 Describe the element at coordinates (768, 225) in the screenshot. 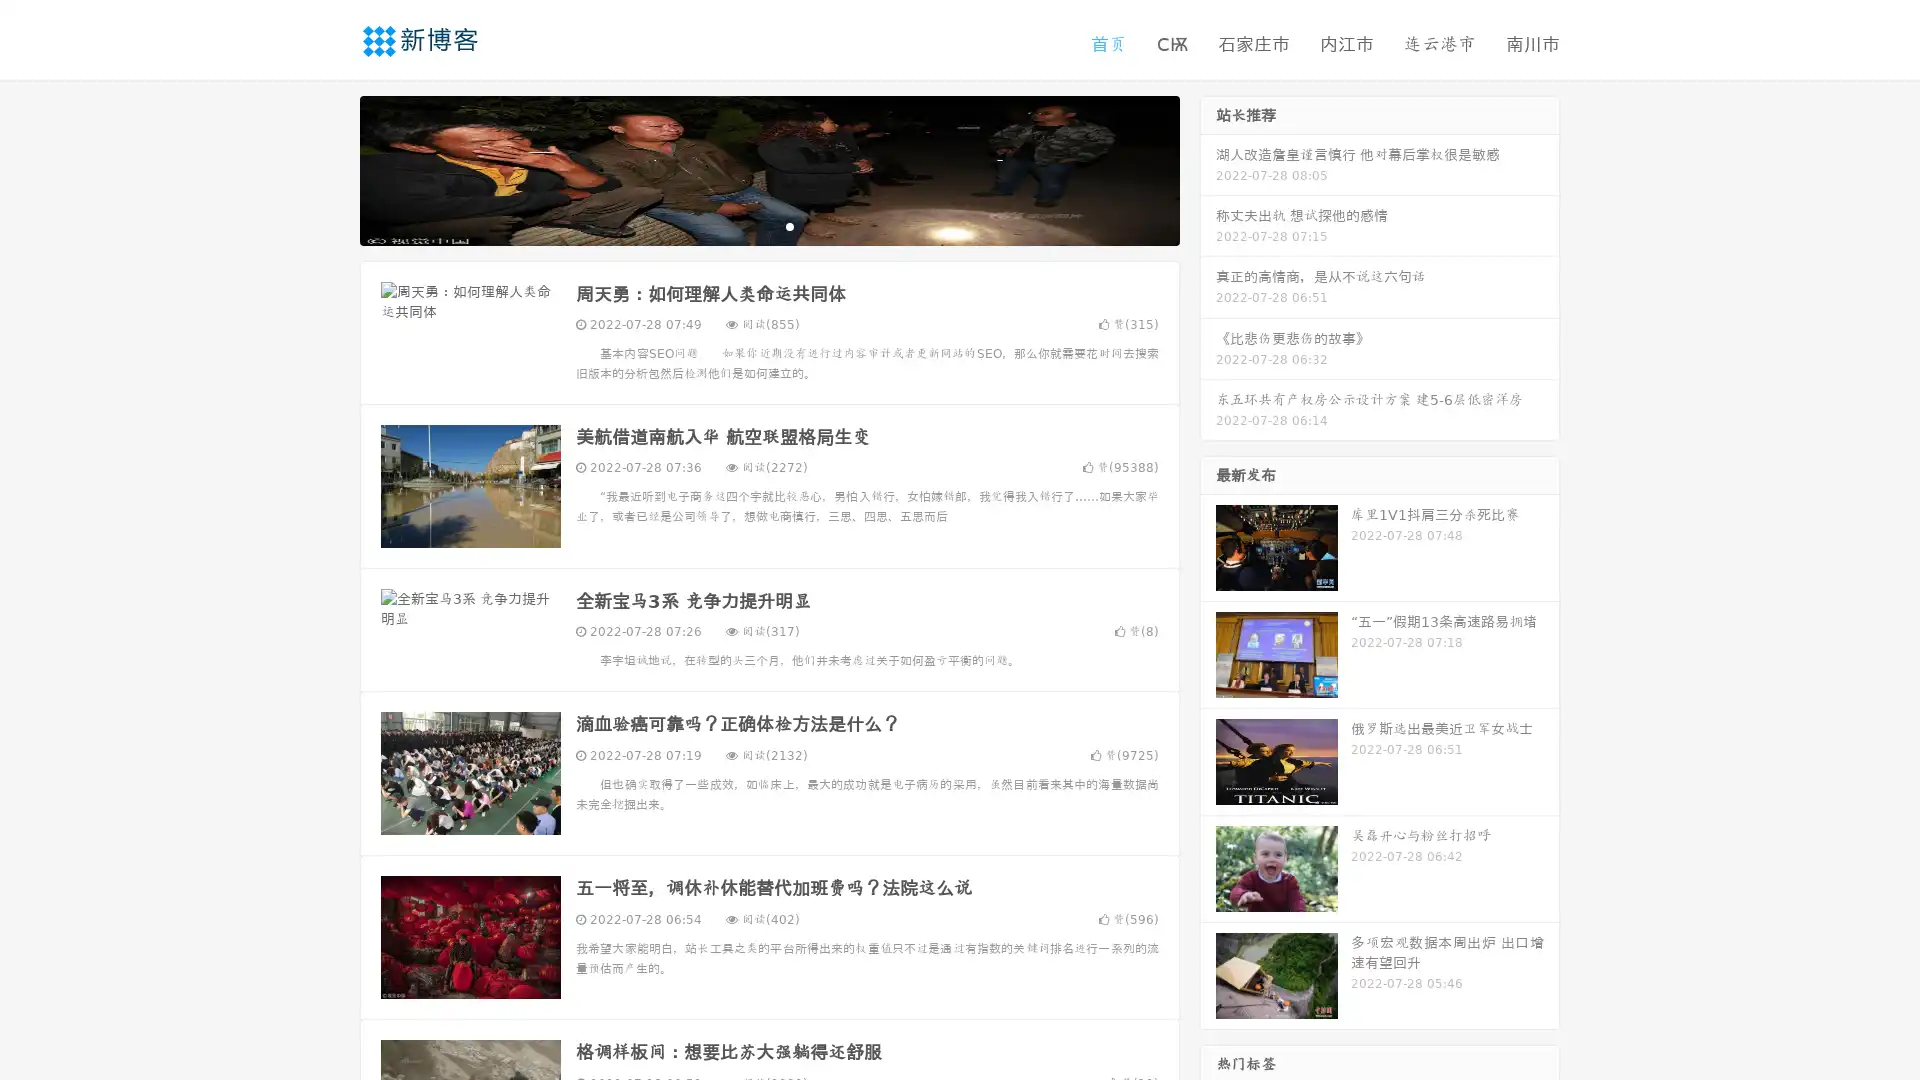

I see `Go to slide 2` at that location.